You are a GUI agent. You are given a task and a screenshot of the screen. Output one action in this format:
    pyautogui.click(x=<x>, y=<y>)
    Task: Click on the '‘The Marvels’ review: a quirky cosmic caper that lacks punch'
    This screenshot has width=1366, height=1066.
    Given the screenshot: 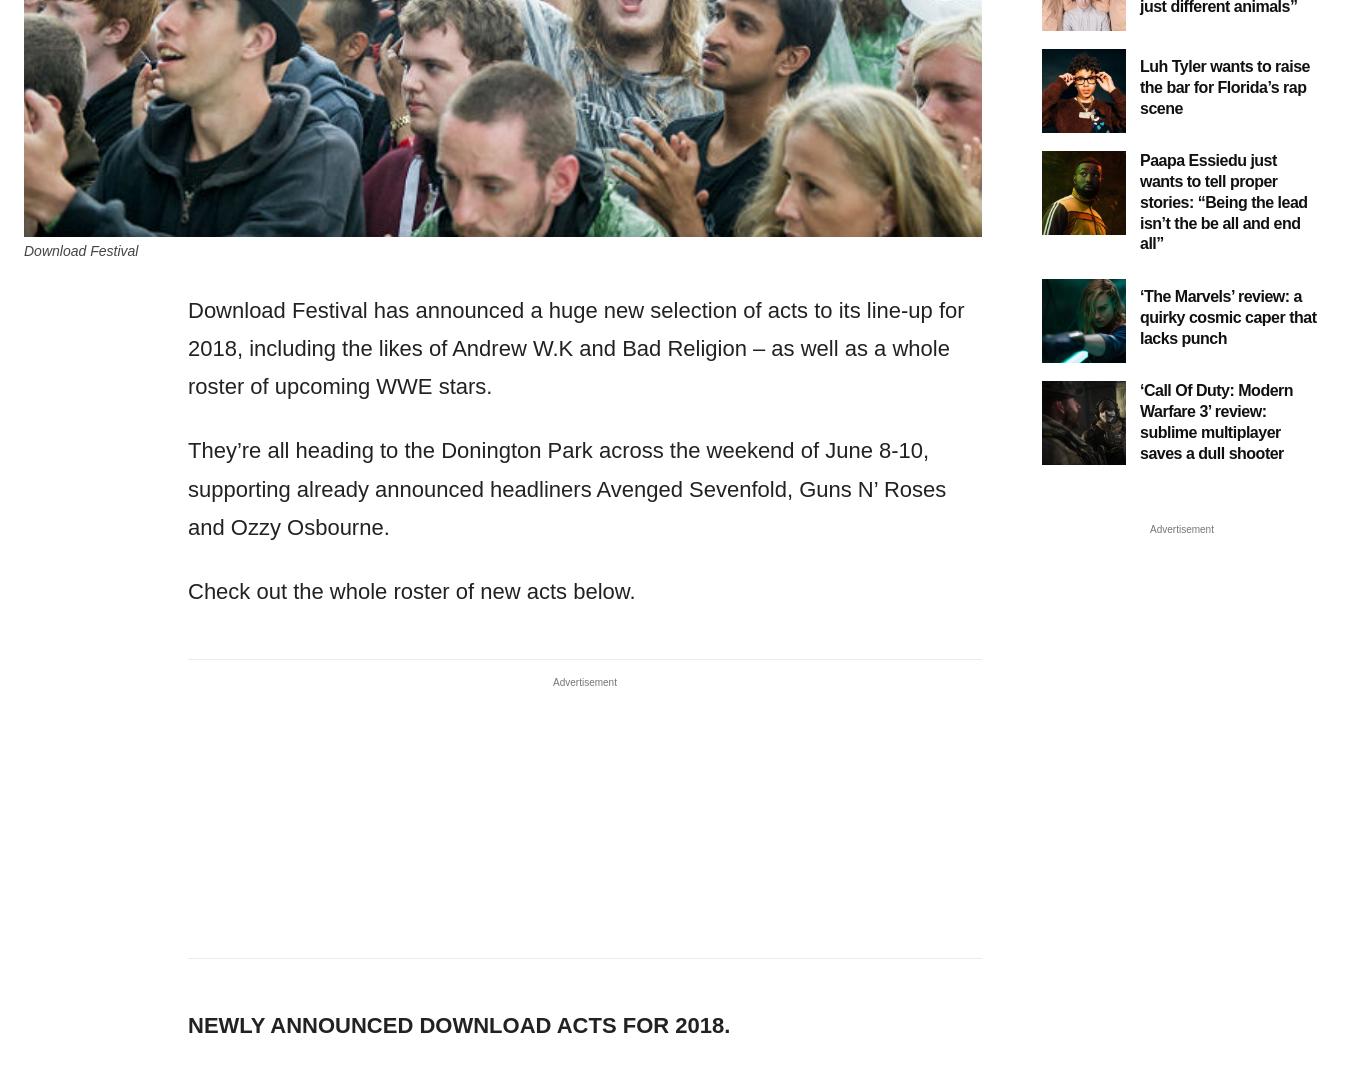 What is the action you would take?
    pyautogui.click(x=1228, y=316)
    